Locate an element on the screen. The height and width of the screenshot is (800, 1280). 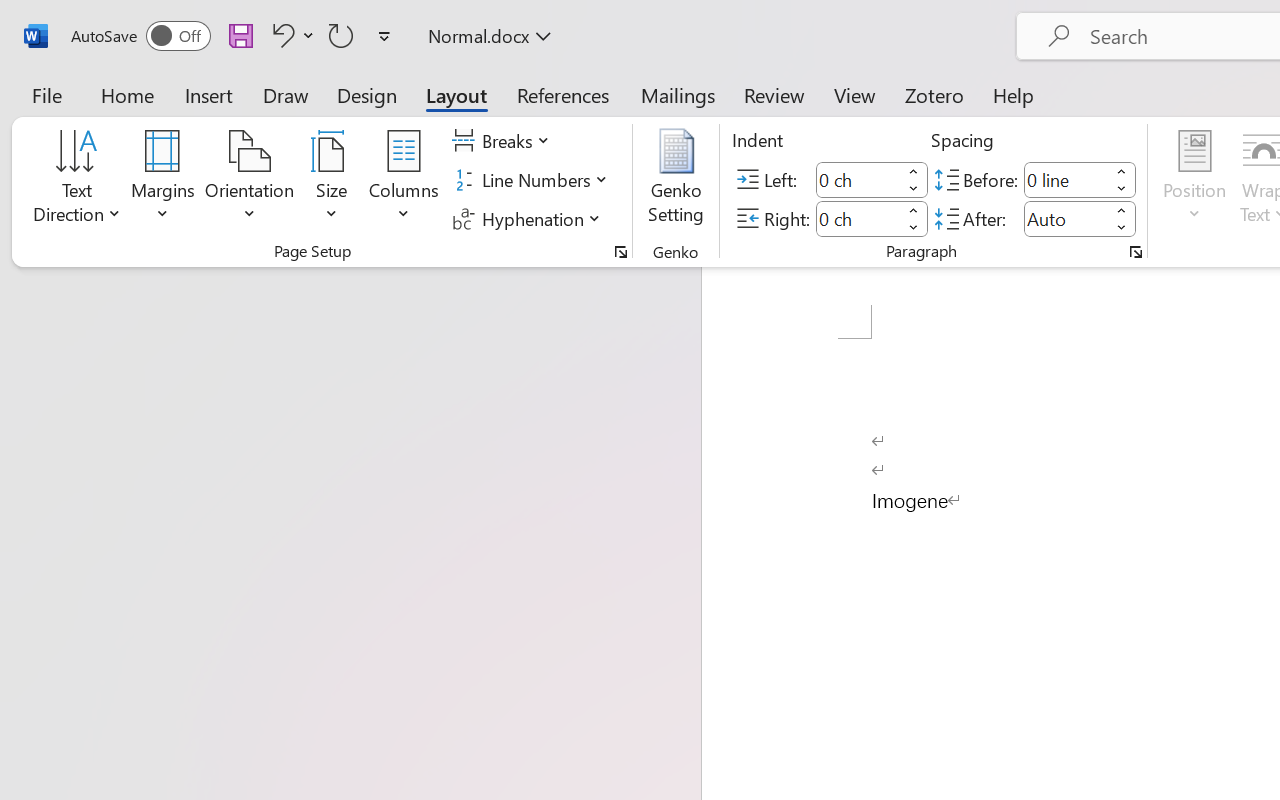
'Position' is located at coordinates (1194, 179).